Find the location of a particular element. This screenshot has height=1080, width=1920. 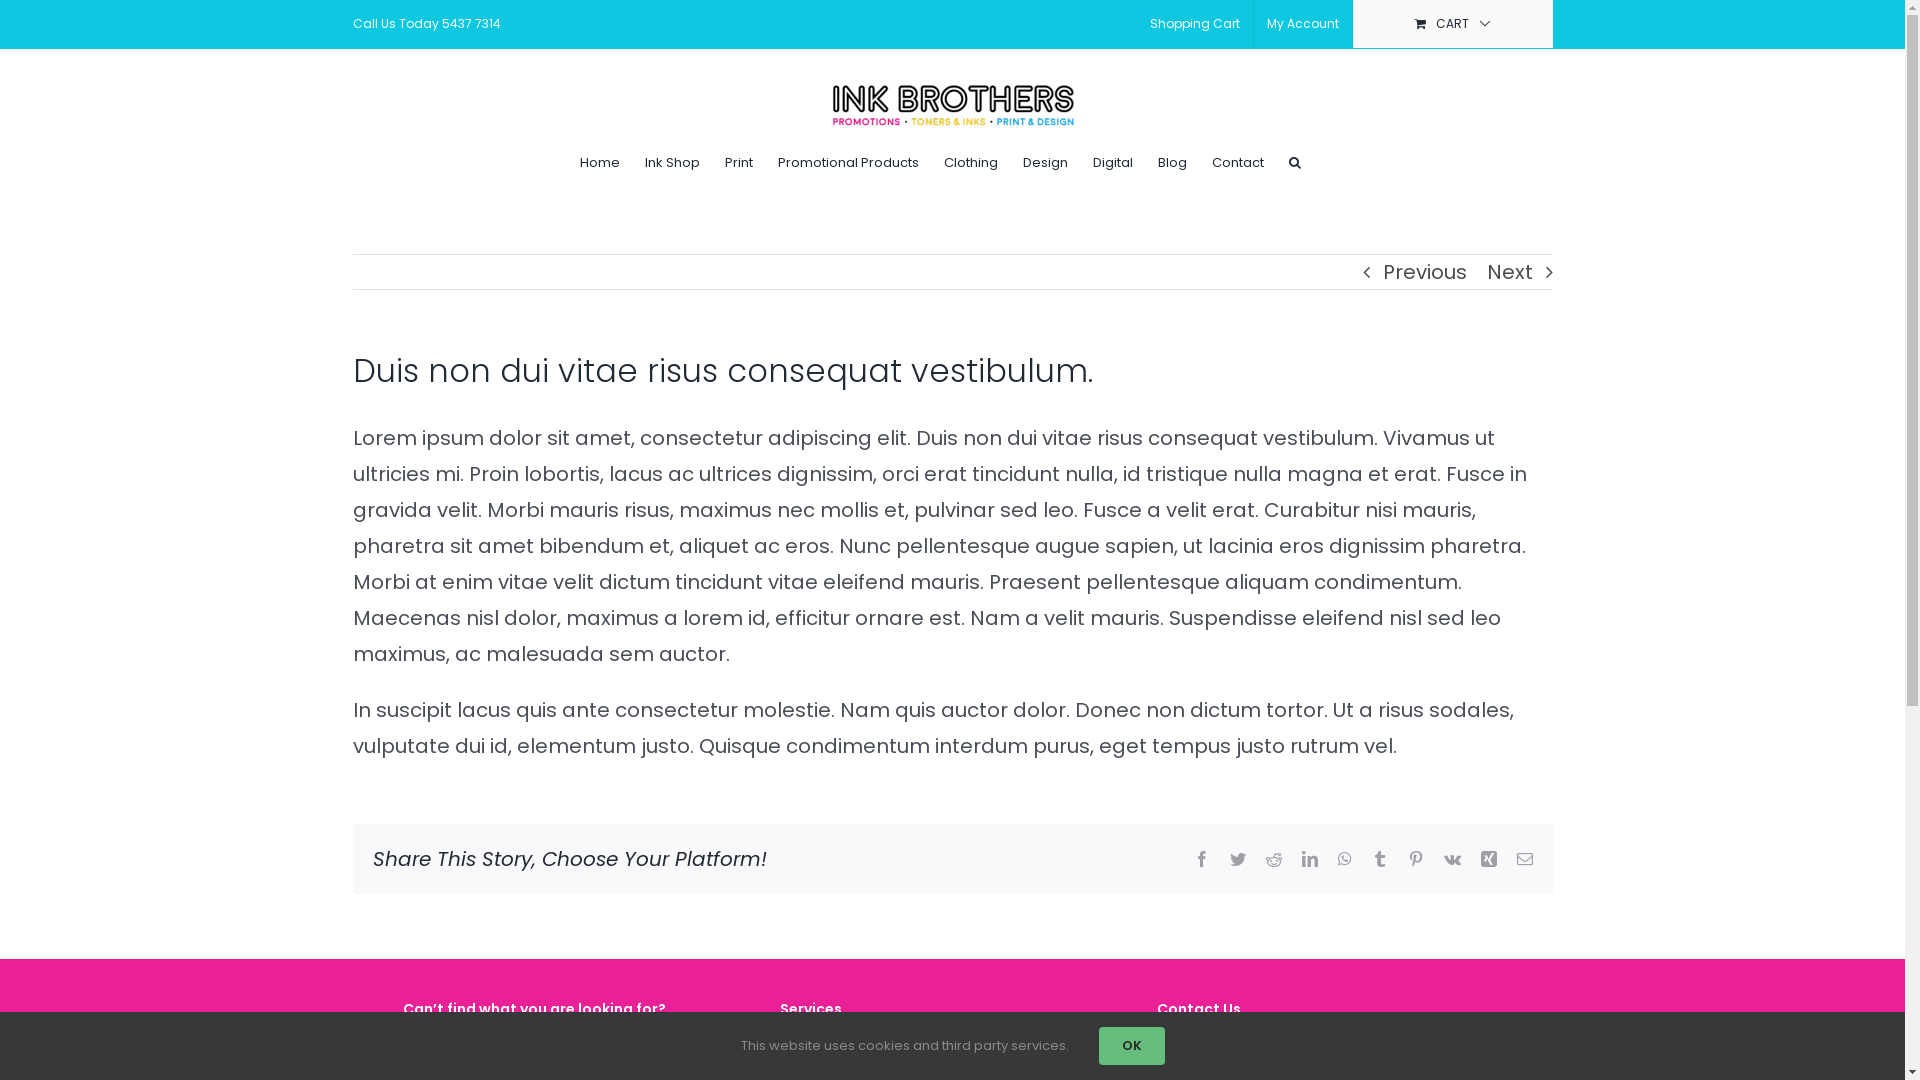

'Xing' is located at coordinates (1488, 858).